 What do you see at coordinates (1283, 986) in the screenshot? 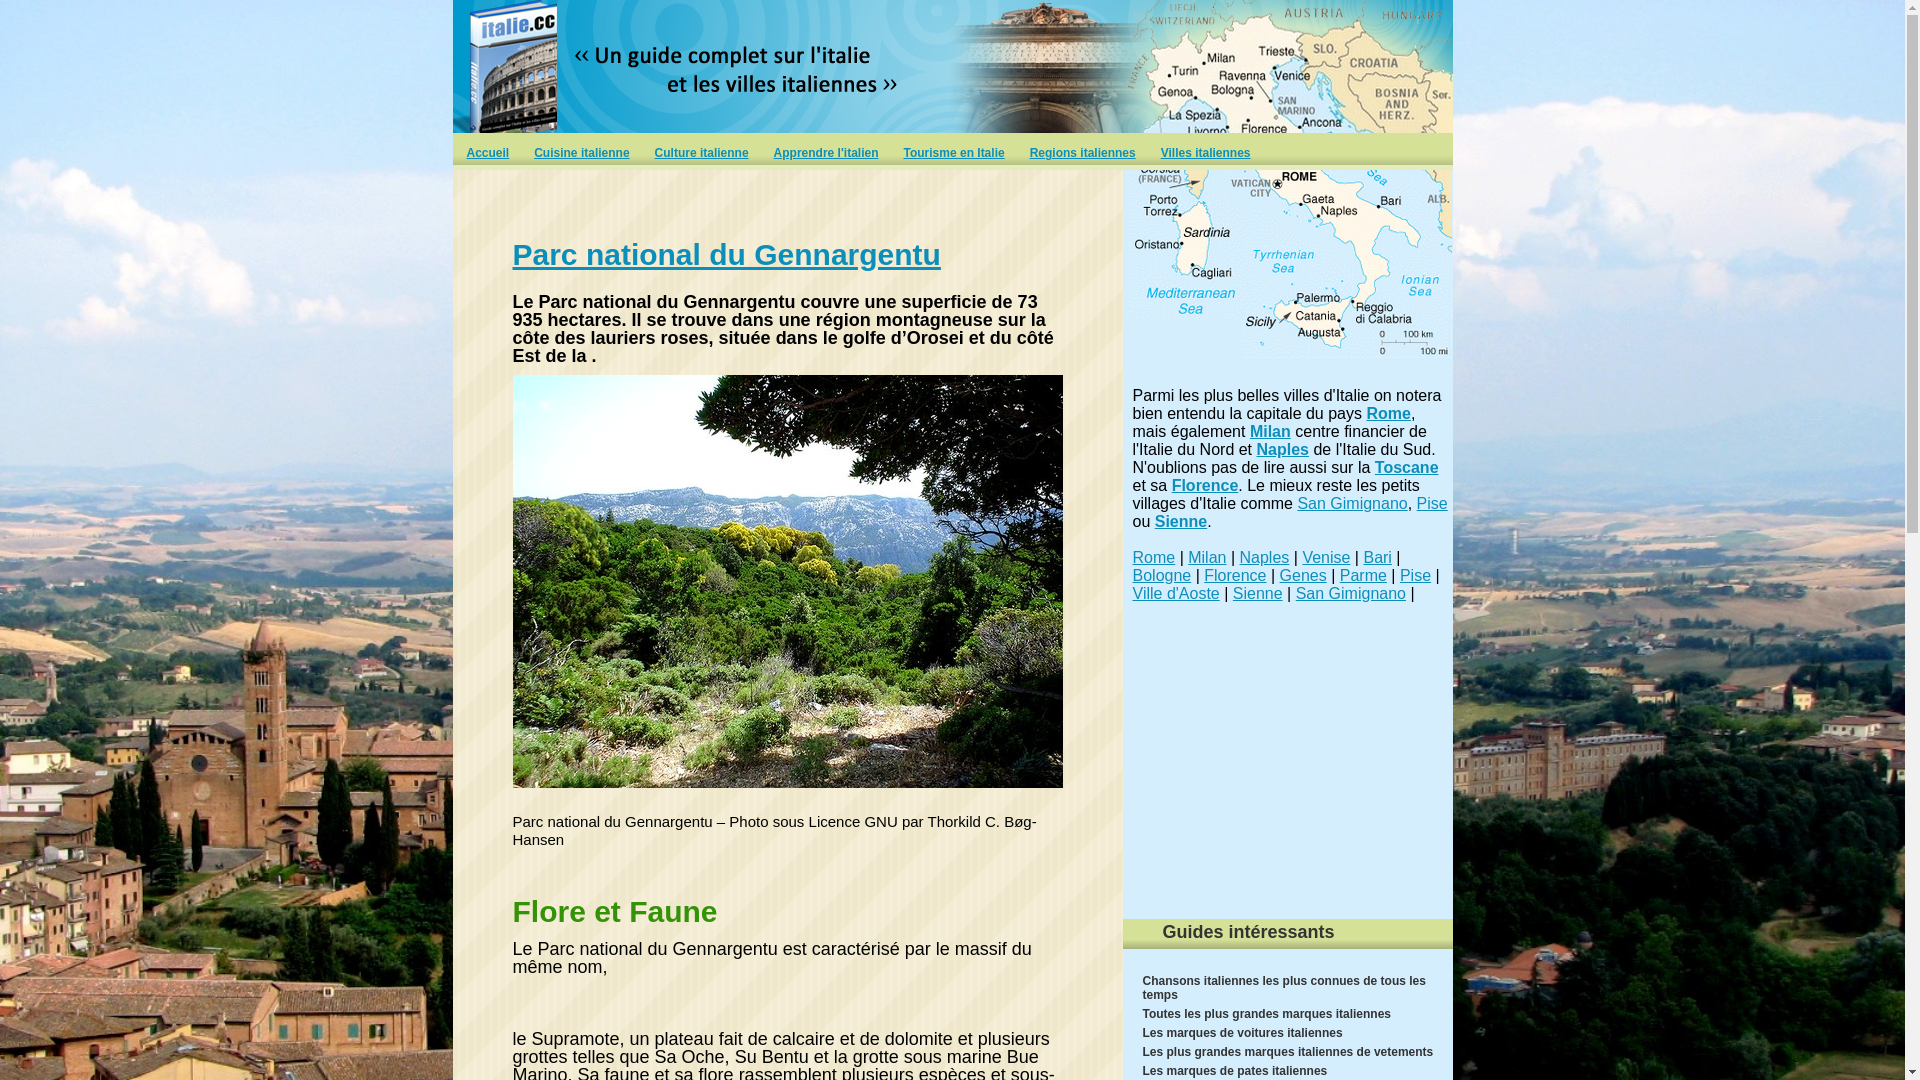
I see `'Chansons italiennes les plus connues de tous les temps'` at bounding box center [1283, 986].